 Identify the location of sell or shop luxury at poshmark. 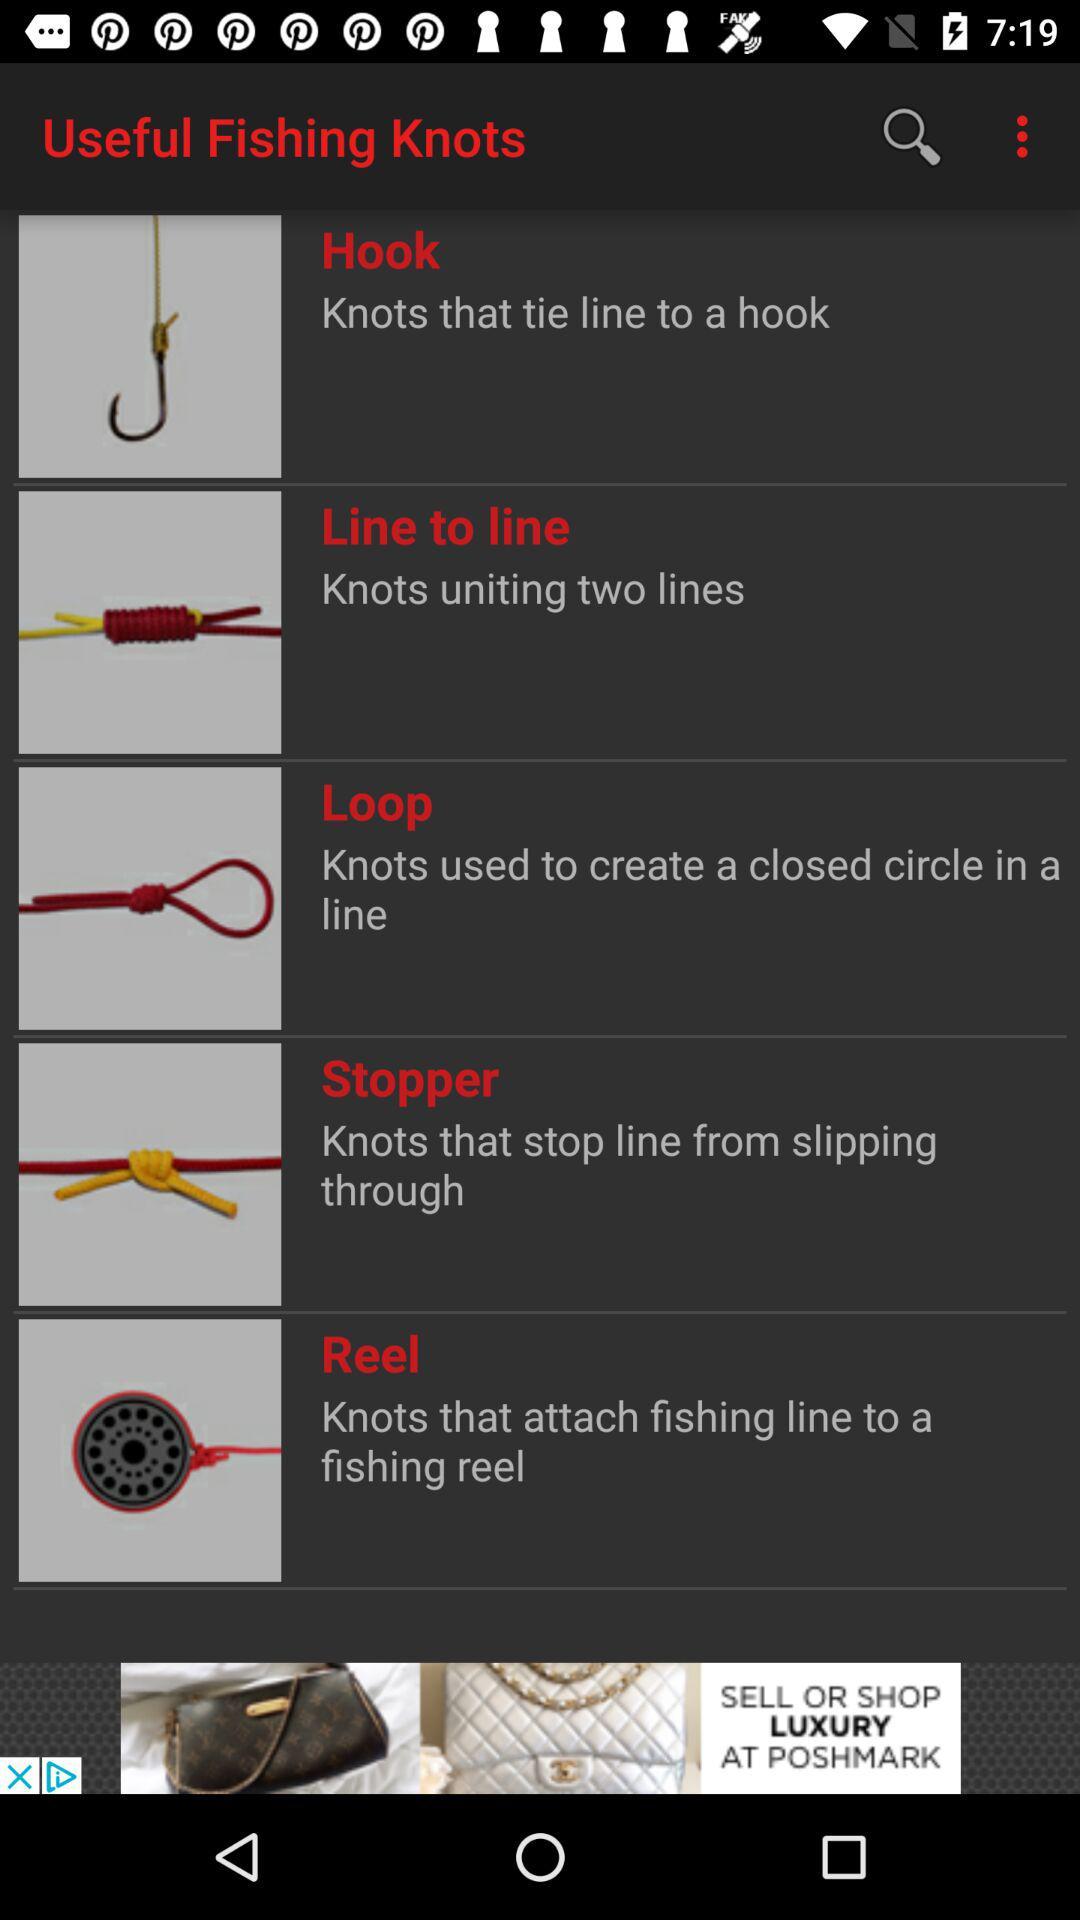
(540, 1727).